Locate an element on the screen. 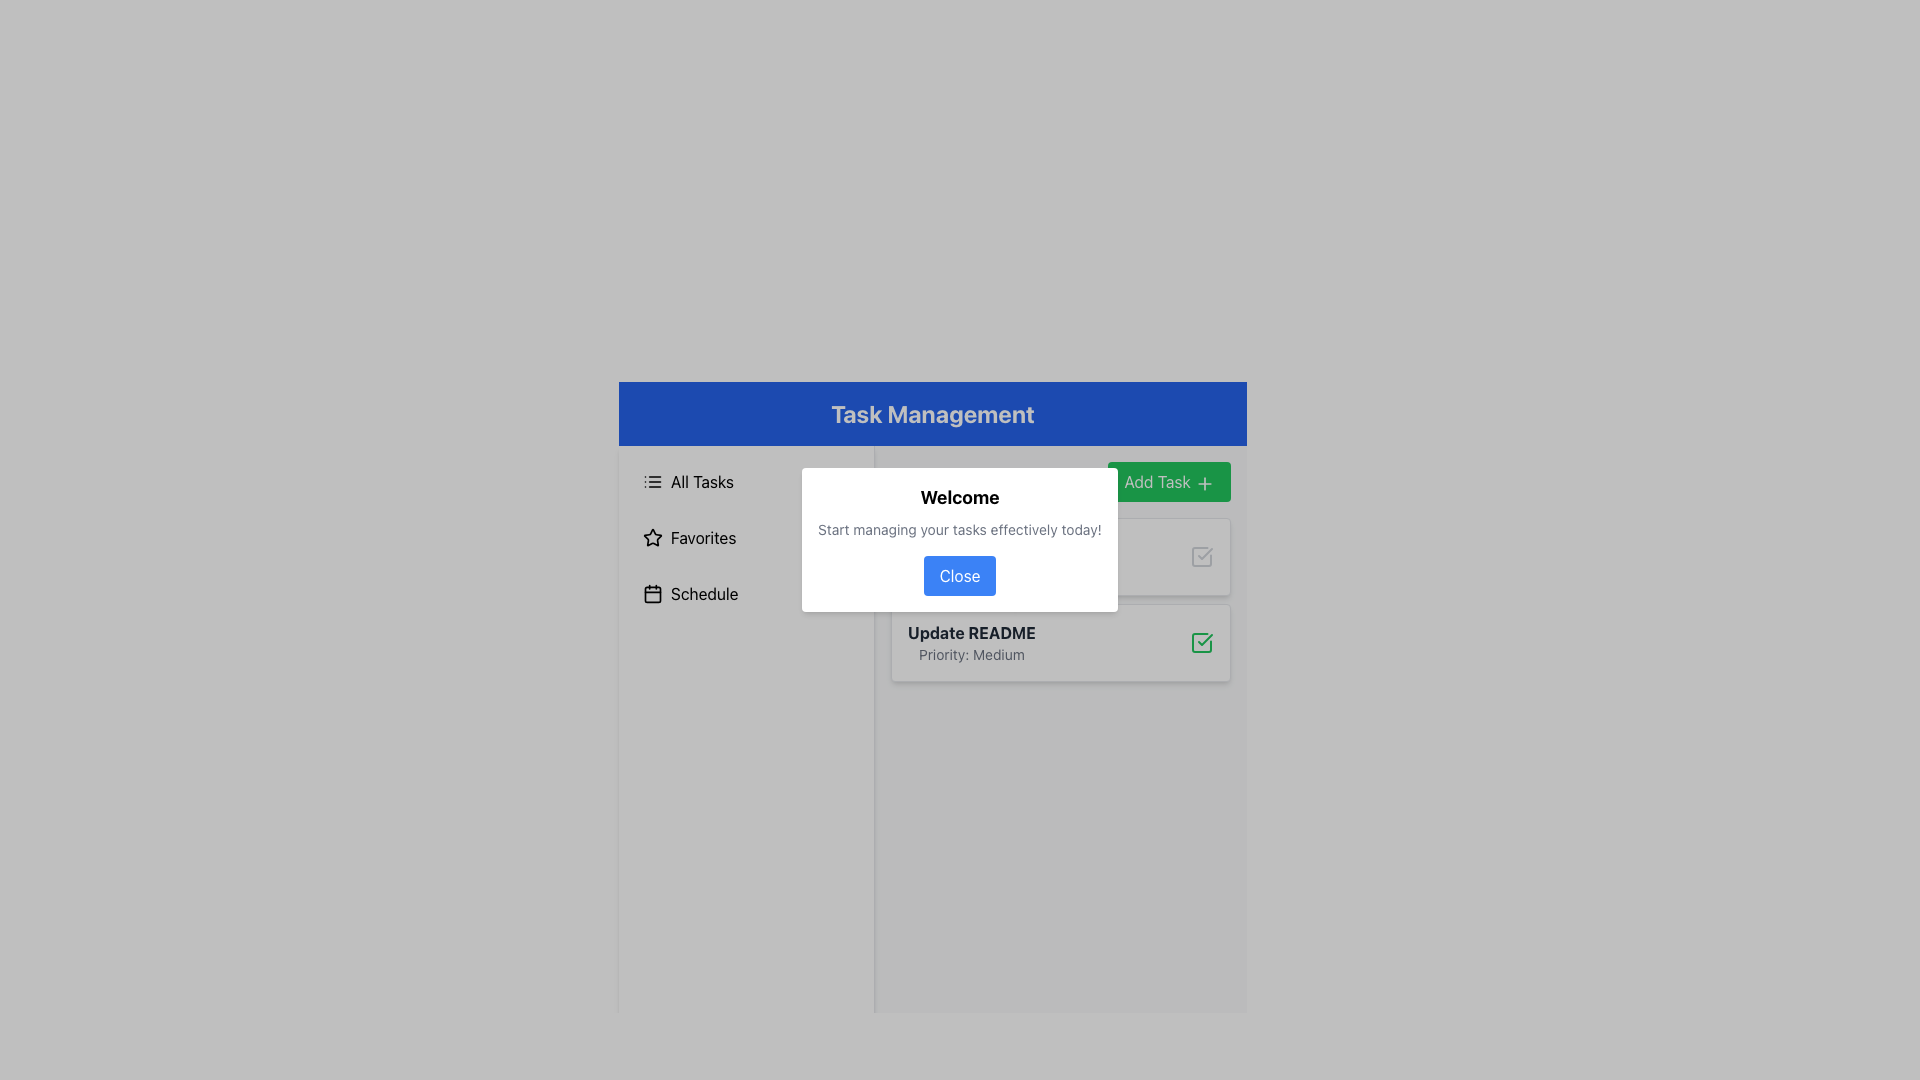  the informational text label that displays 'Priority: Medium', which is positioned below the bolded label 'Update README' in the task listing interface is located at coordinates (971, 655).